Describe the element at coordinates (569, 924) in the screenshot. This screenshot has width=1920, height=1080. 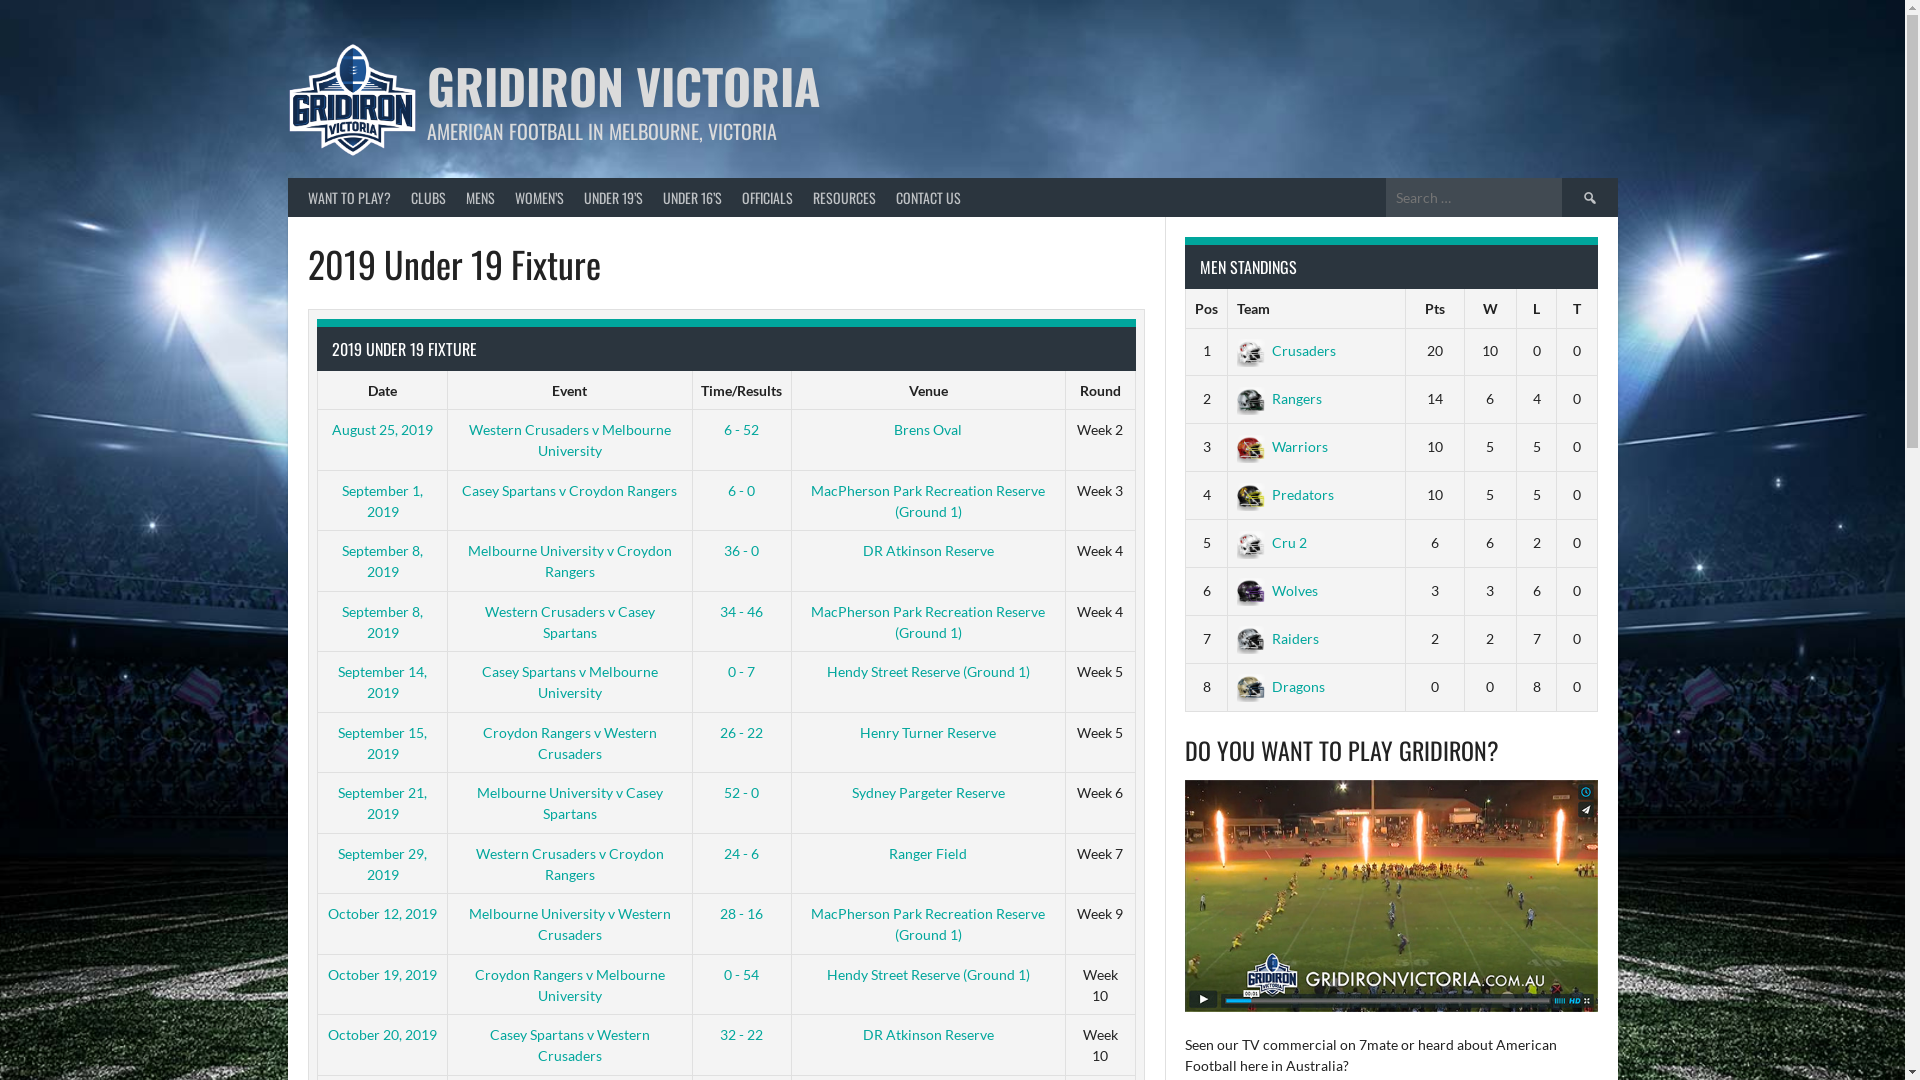
I see `'Melbourne University v Western Crusaders'` at that location.